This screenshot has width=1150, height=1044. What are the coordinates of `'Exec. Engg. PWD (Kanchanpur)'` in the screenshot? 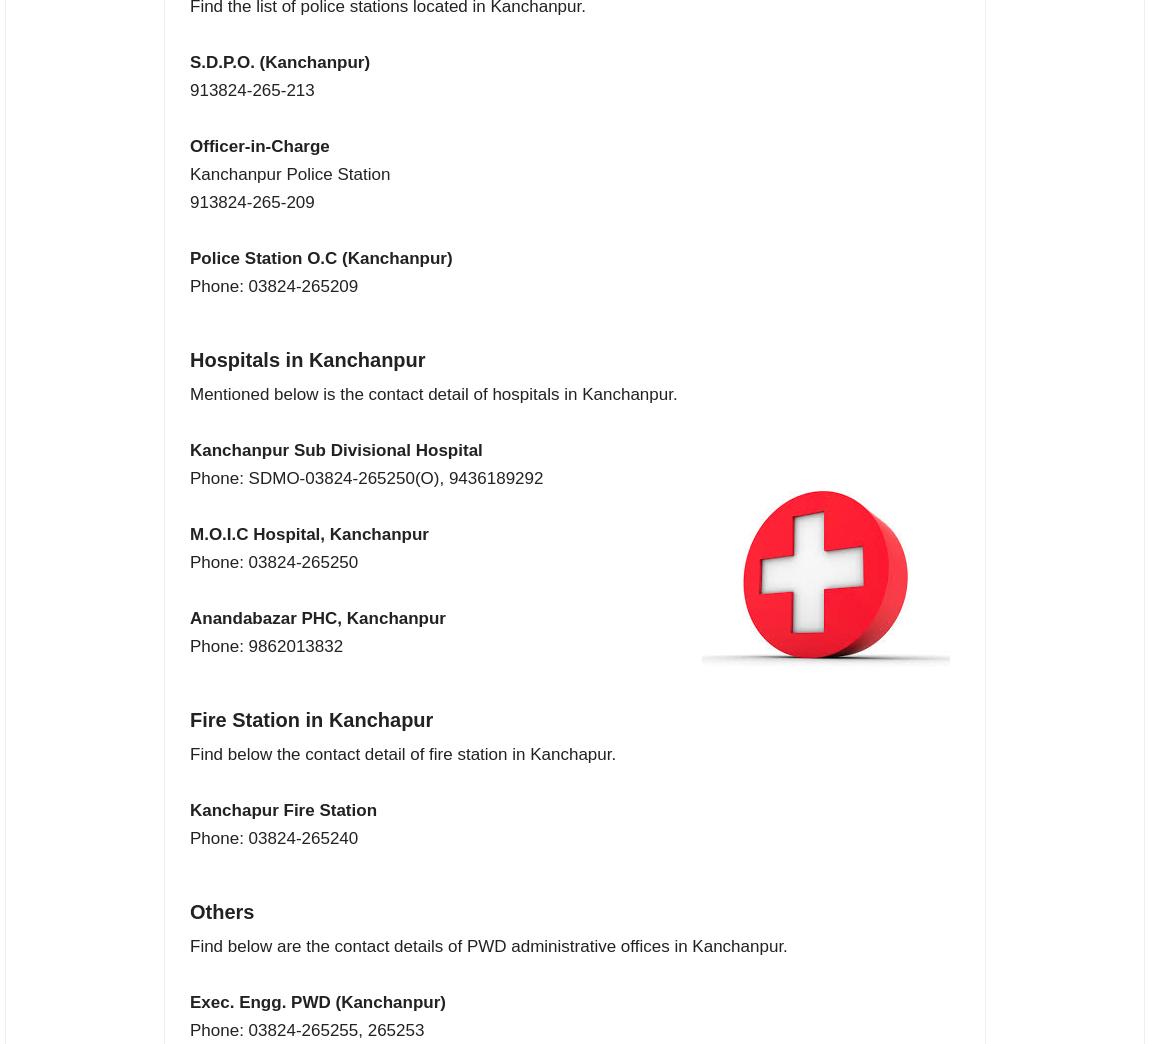 It's located at (317, 1002).